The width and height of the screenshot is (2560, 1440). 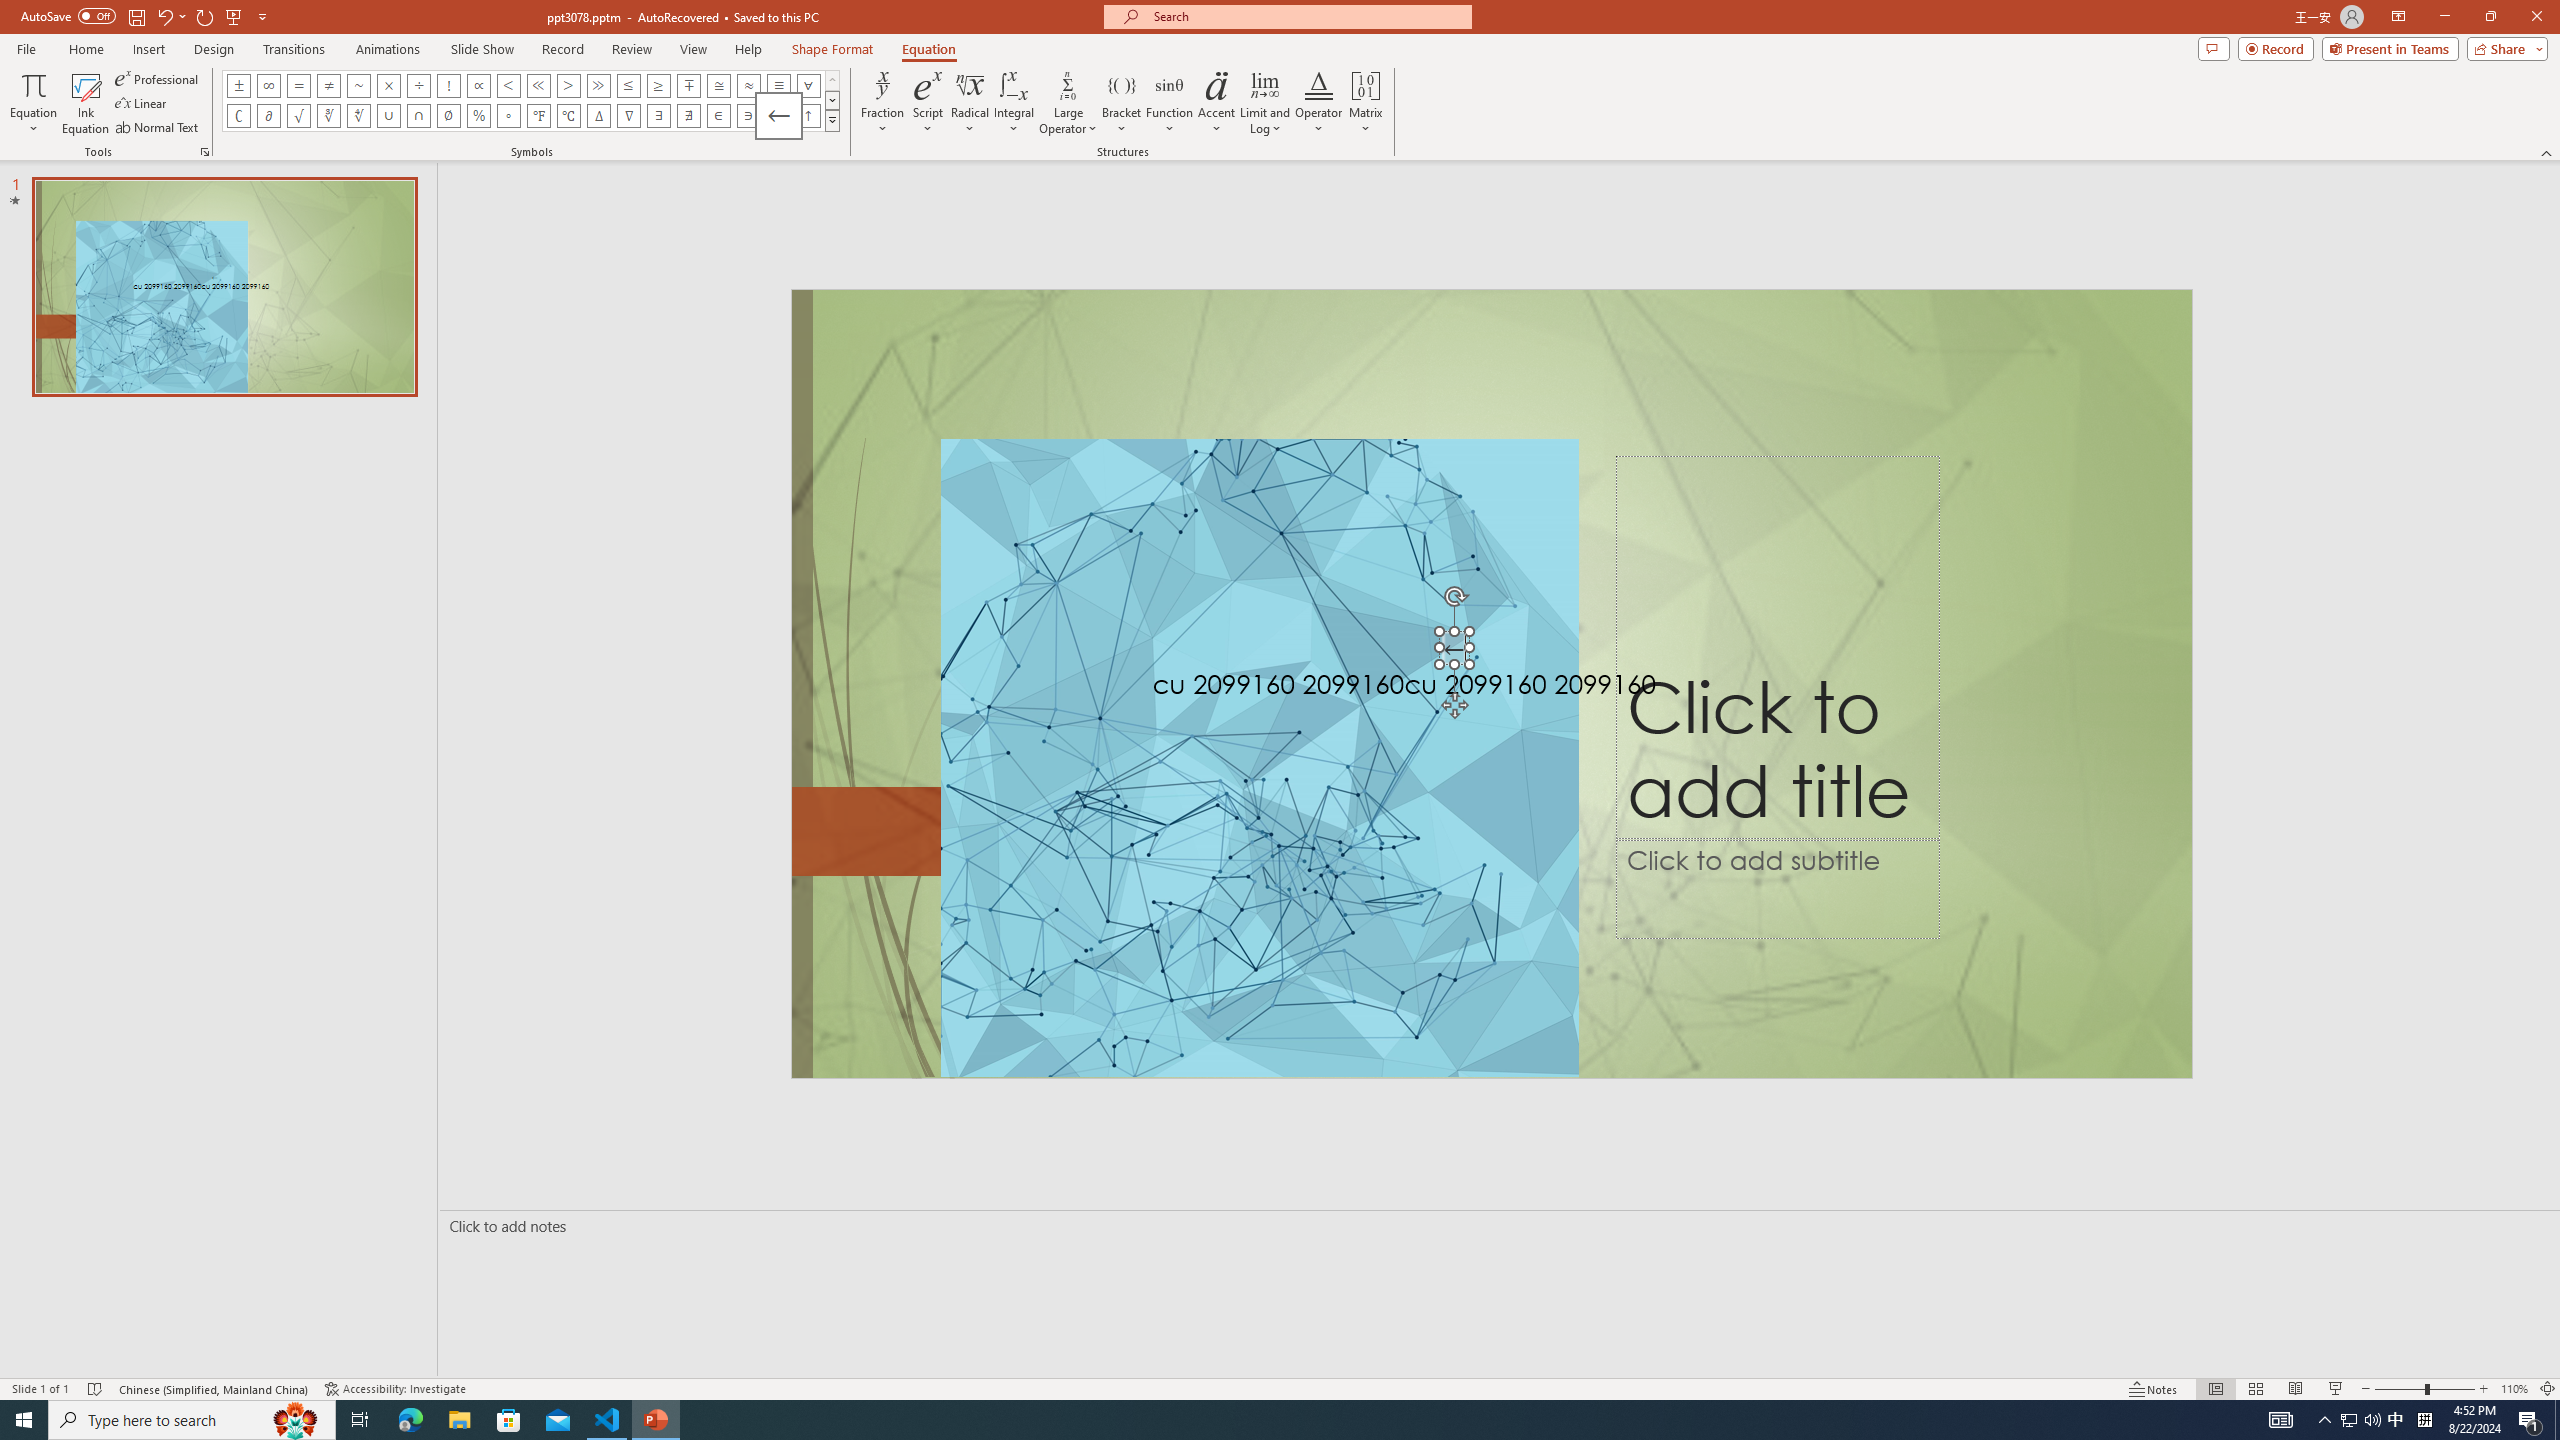 I want to click on 'Equation Symbol Fourth Root', so click(x=358, y=114).